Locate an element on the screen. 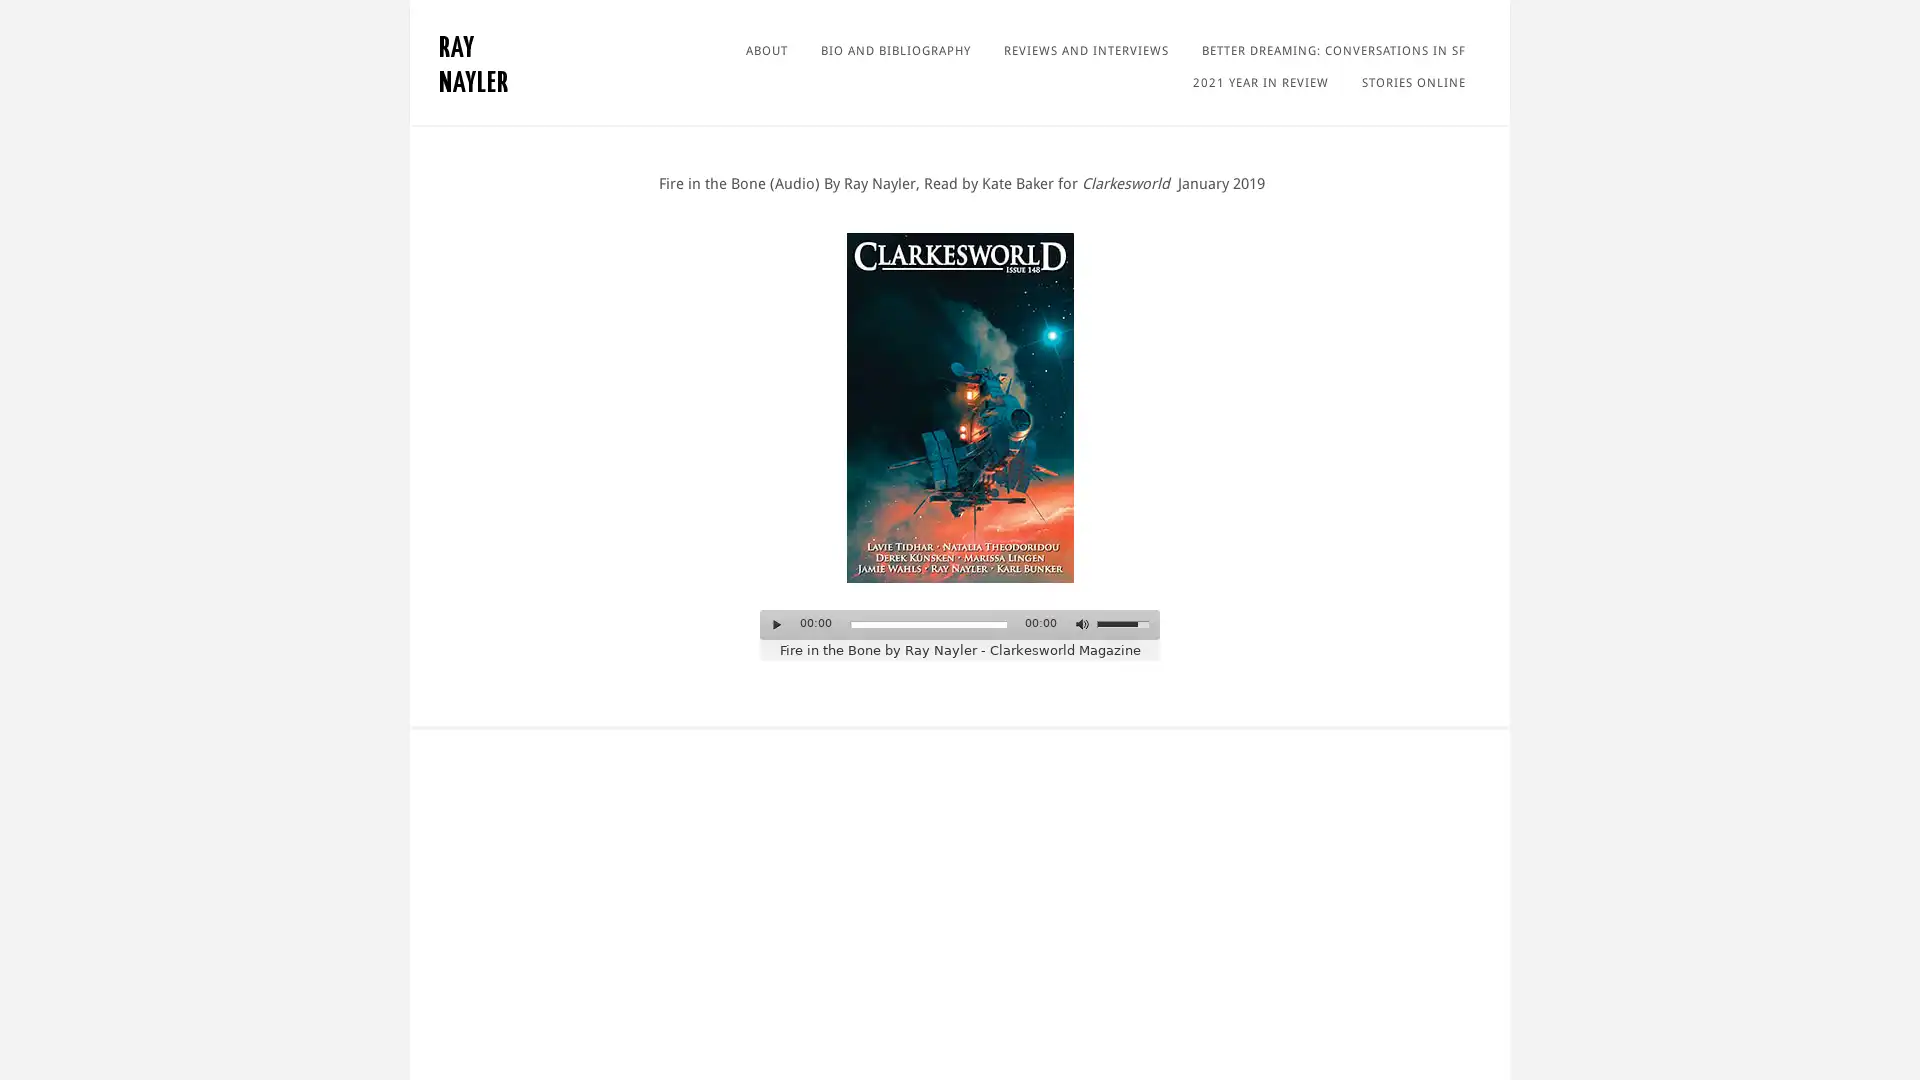 This screenshot has width=1920, height=1080. Play/Pause is located at coordinates (776, 623).